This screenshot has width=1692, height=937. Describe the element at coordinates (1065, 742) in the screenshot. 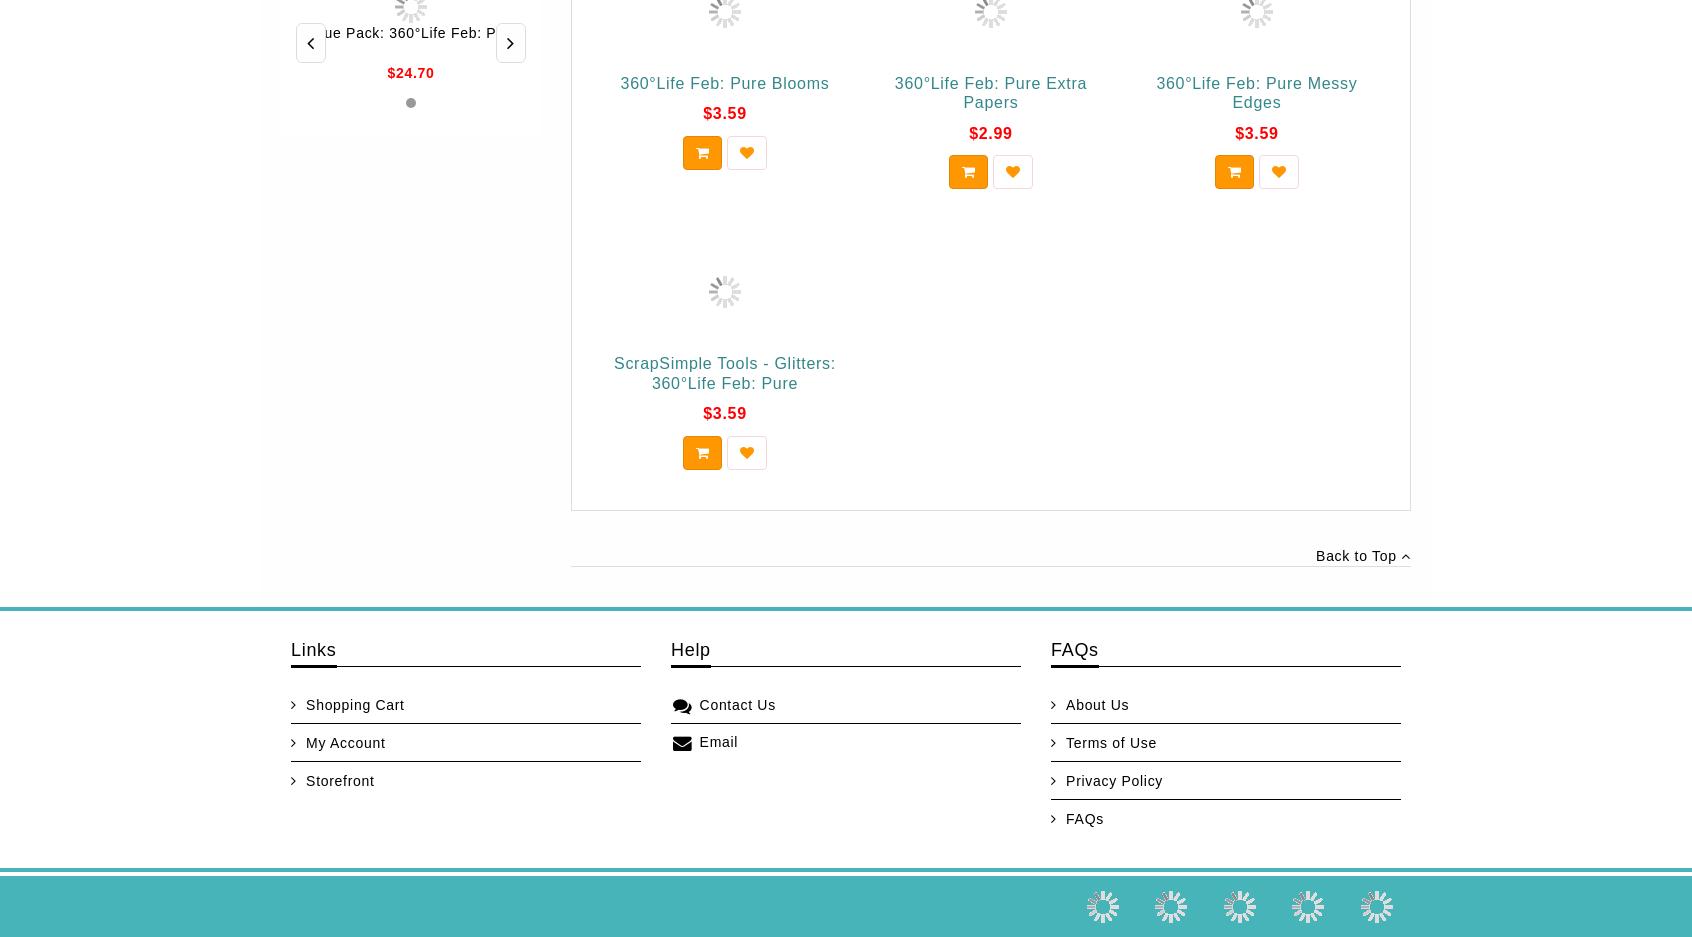

I see `'Terms of Use'` at that location.